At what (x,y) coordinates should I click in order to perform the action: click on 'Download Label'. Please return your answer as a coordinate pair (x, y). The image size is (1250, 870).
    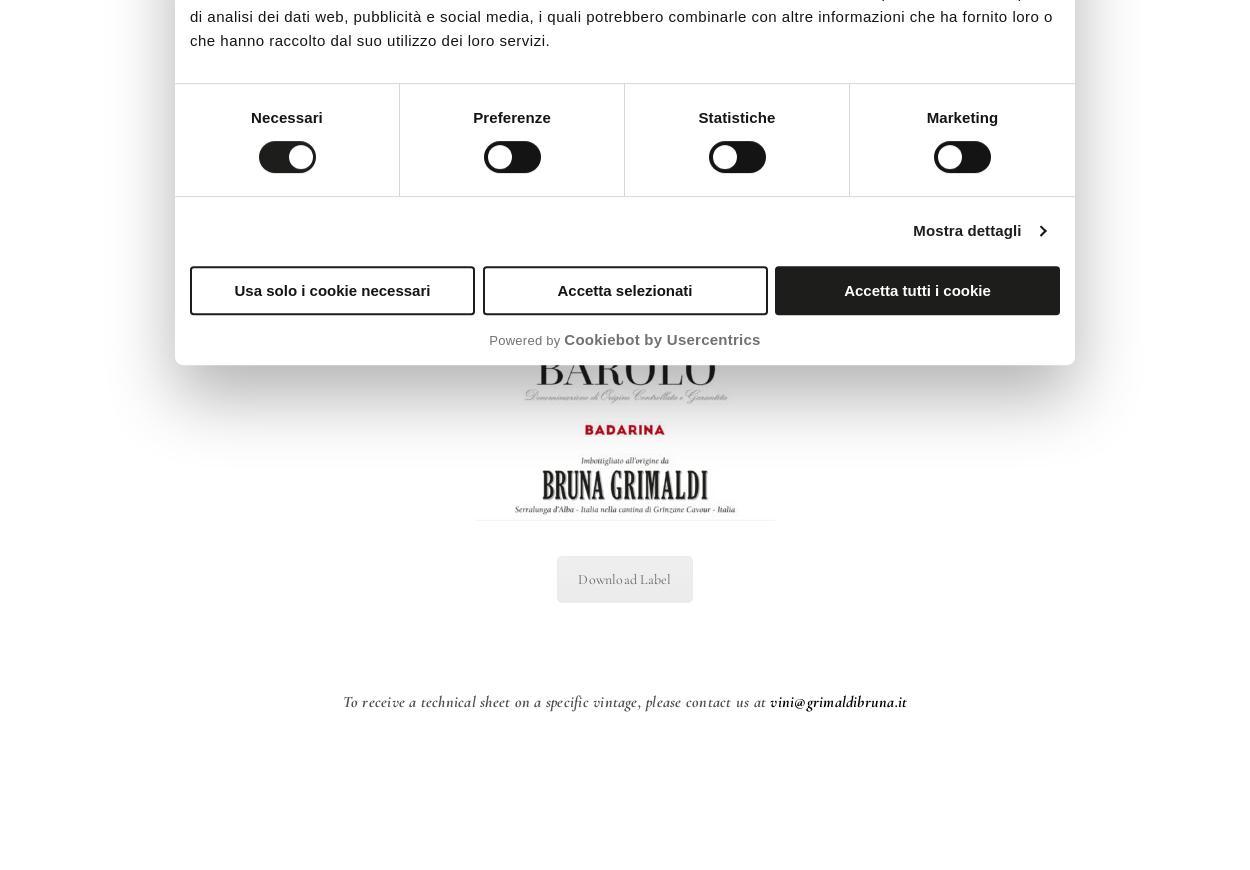
    Looking at the image, I should click on (623, 578).